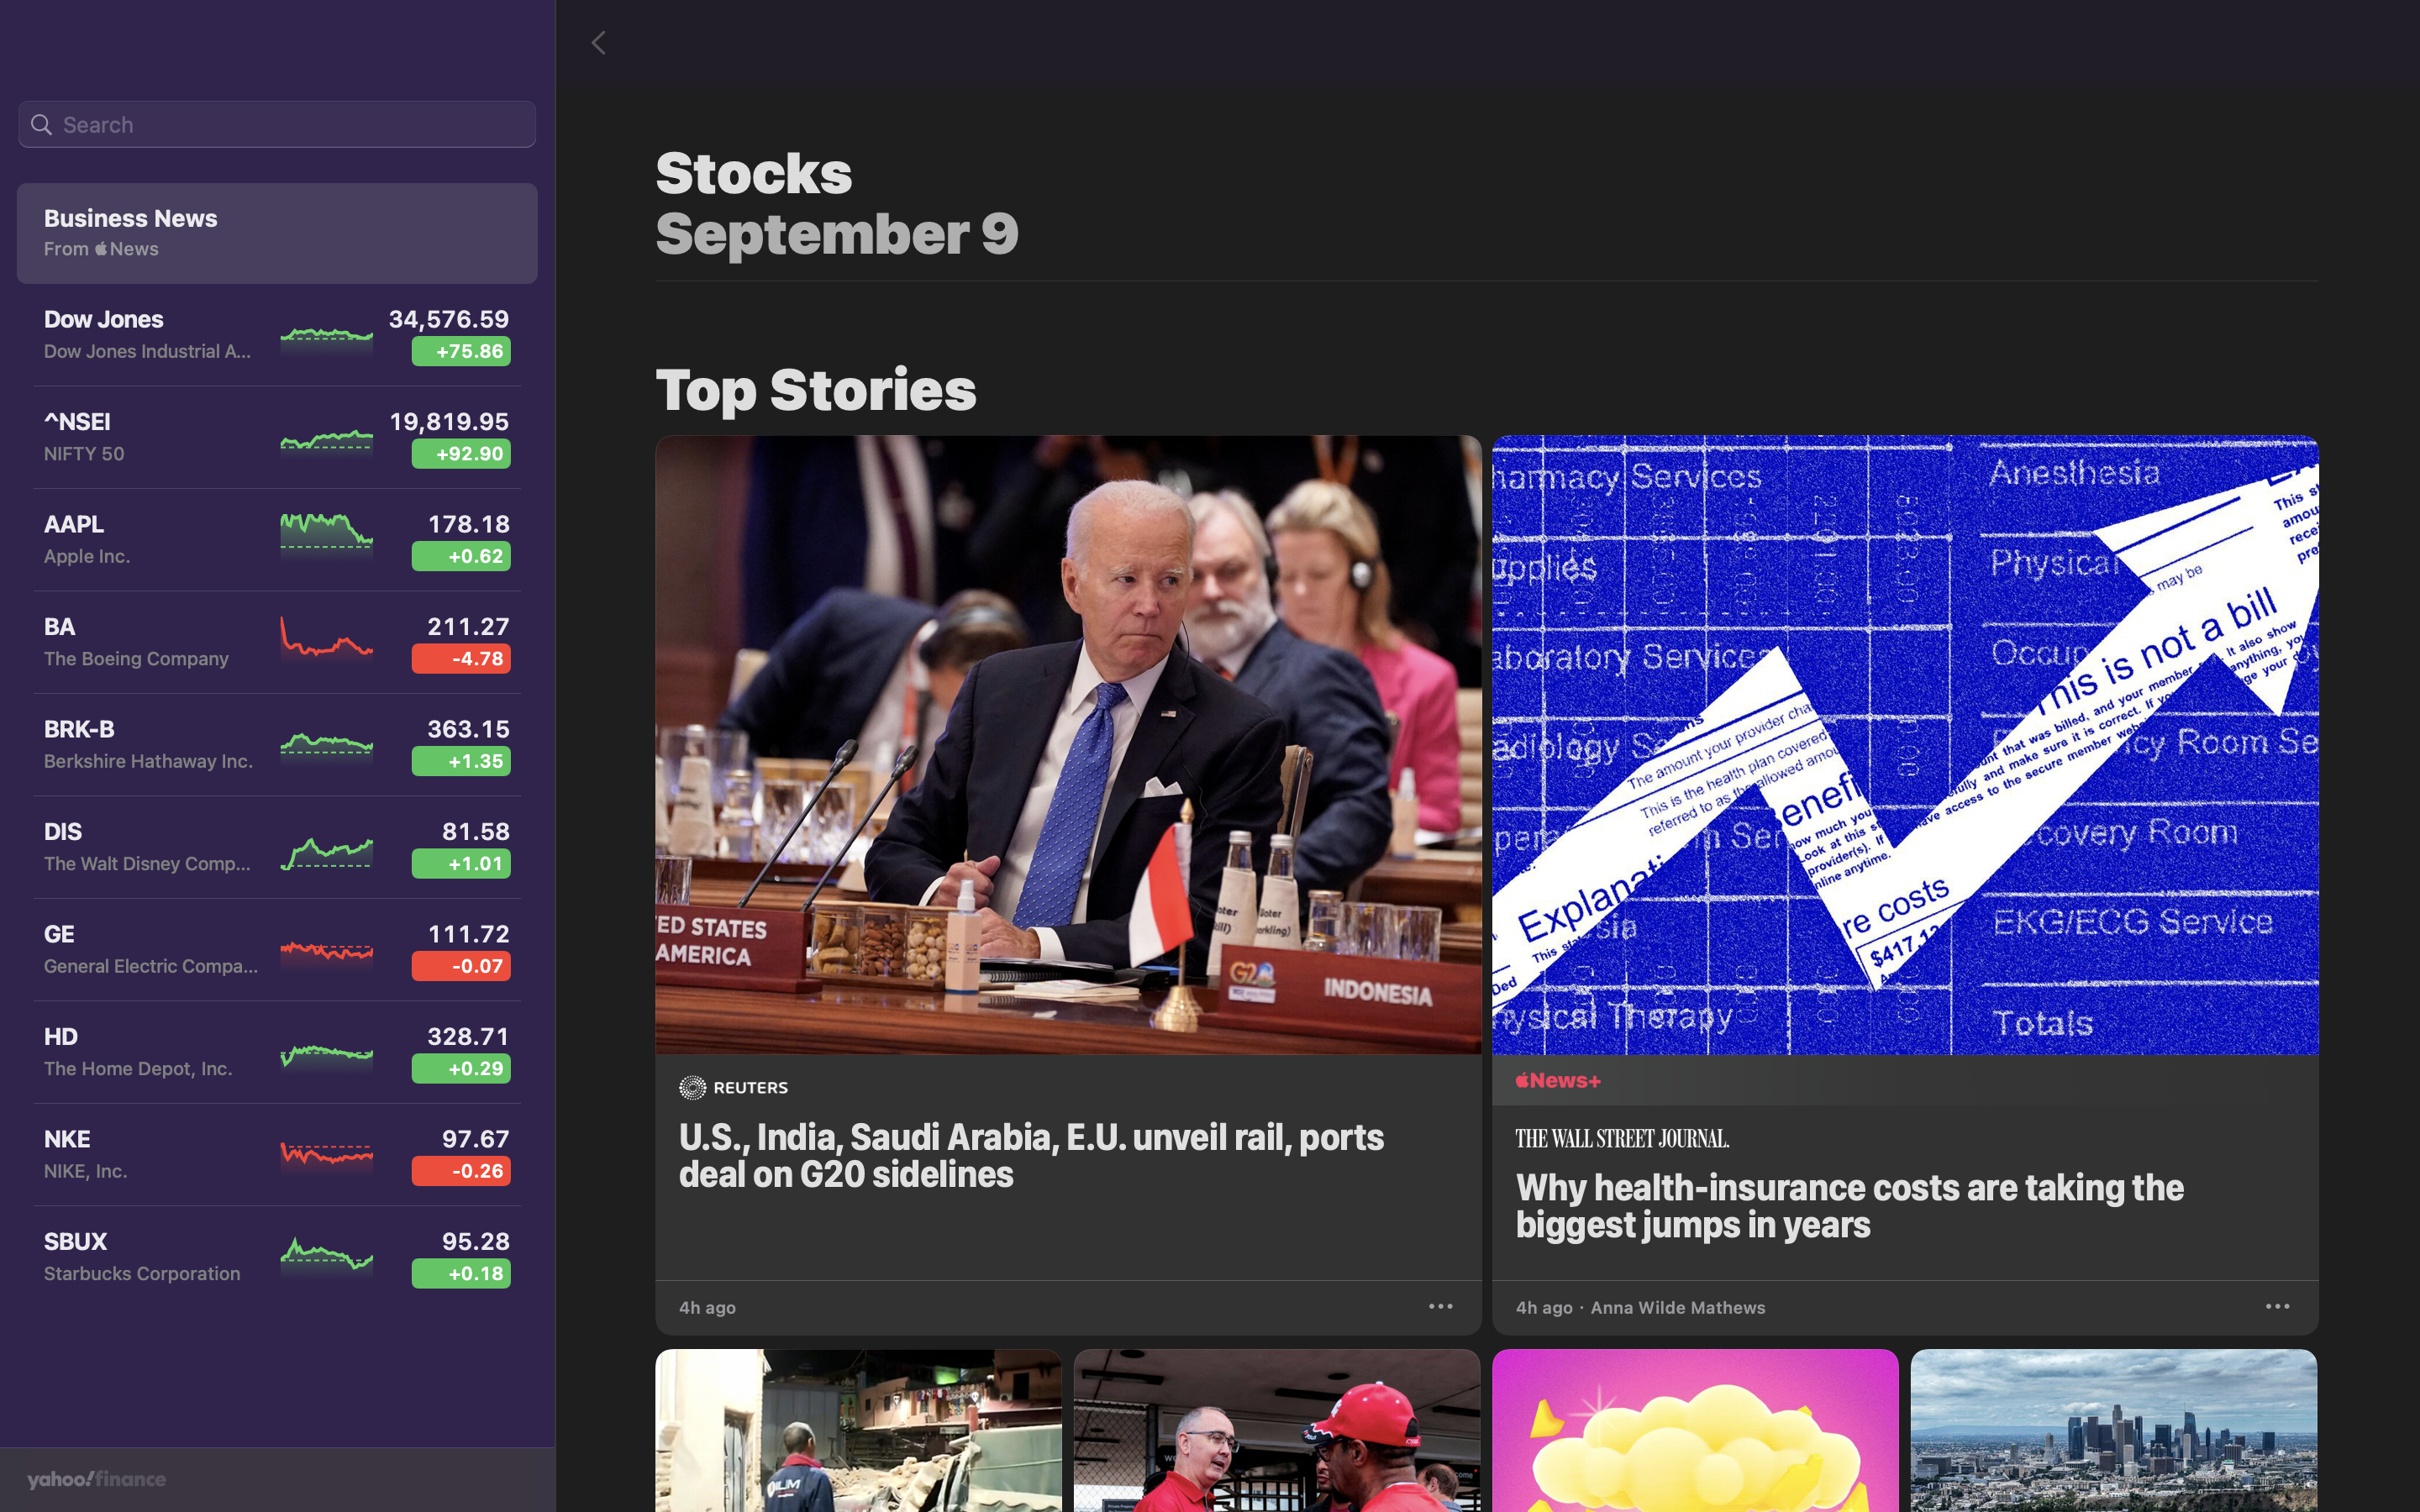 The width and height of the screenshot is (2420, 1512). What do you see at coordinates (1911, 852) in the screenshot?
I see `the news about health insurance` at bounding box center [1911, 852].